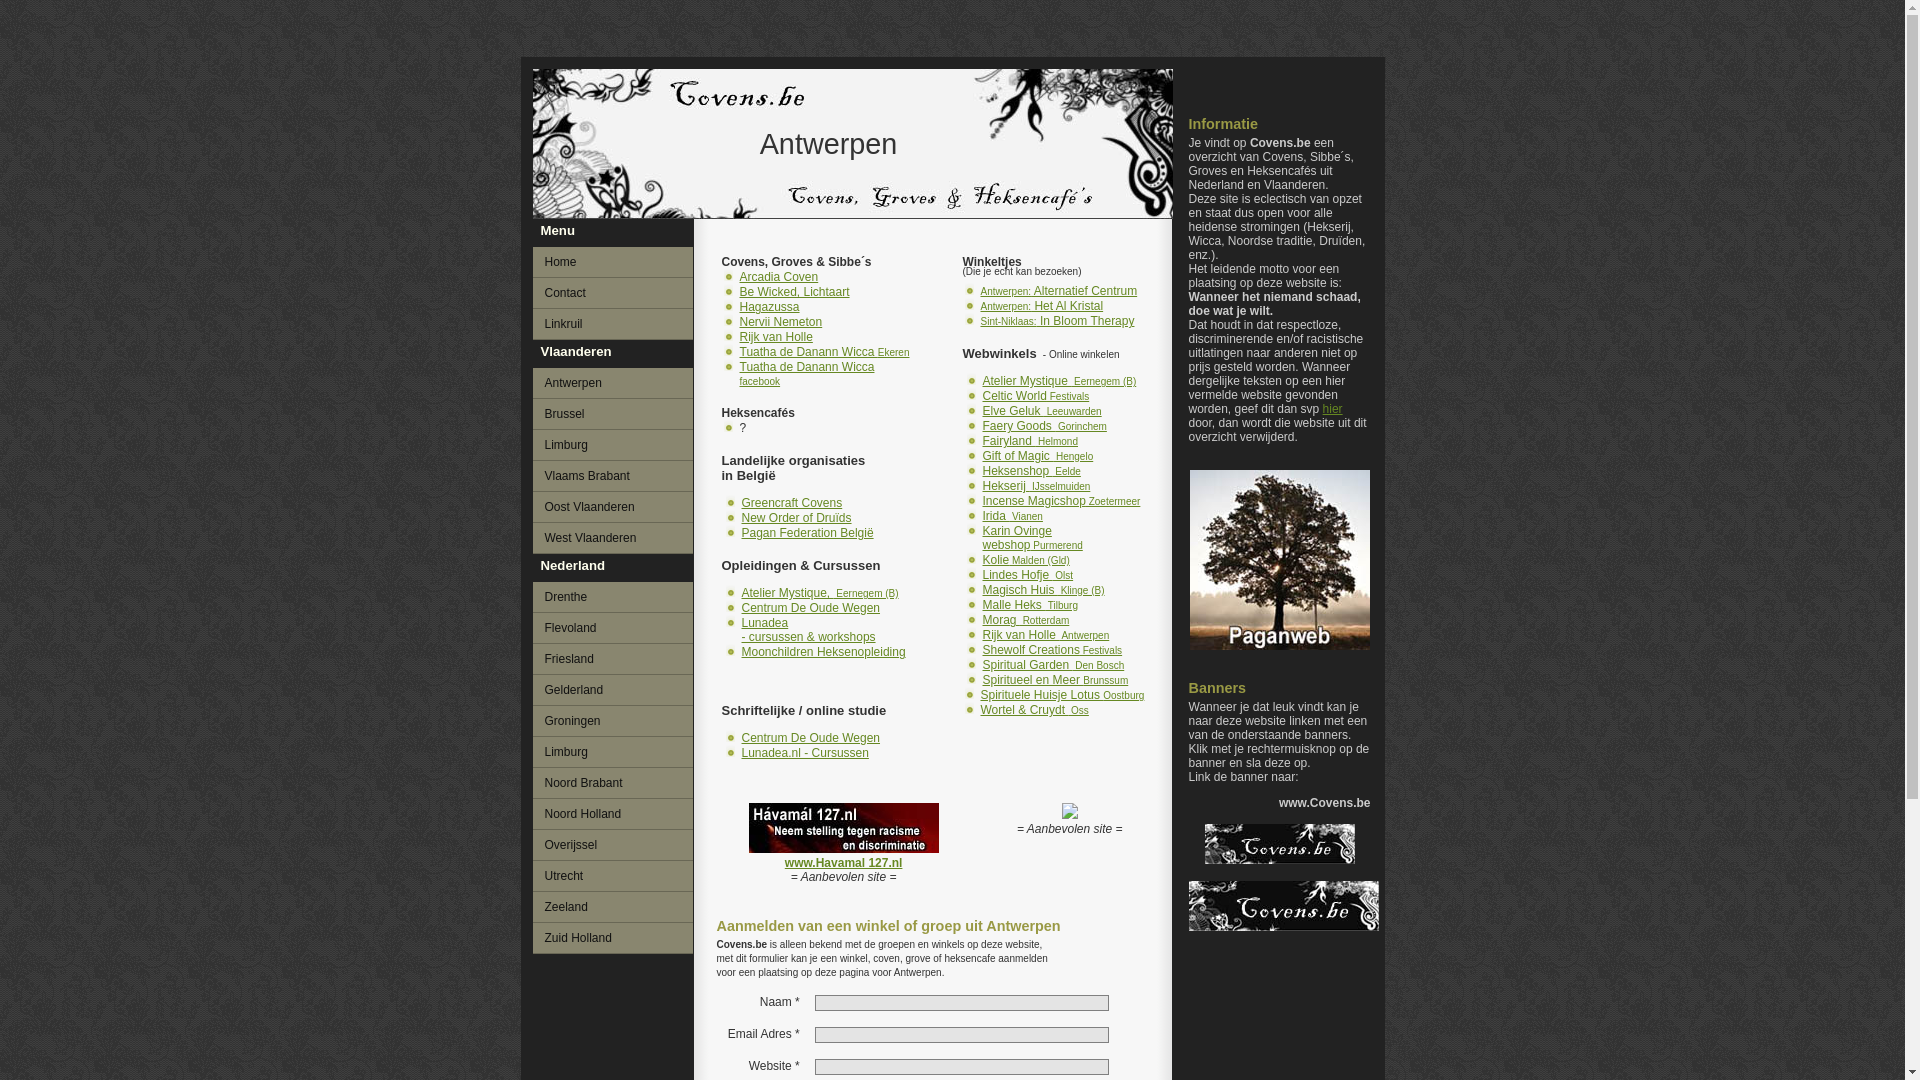  I want to click on 'Malle Heks  Tilburg', so click(1029, 604).